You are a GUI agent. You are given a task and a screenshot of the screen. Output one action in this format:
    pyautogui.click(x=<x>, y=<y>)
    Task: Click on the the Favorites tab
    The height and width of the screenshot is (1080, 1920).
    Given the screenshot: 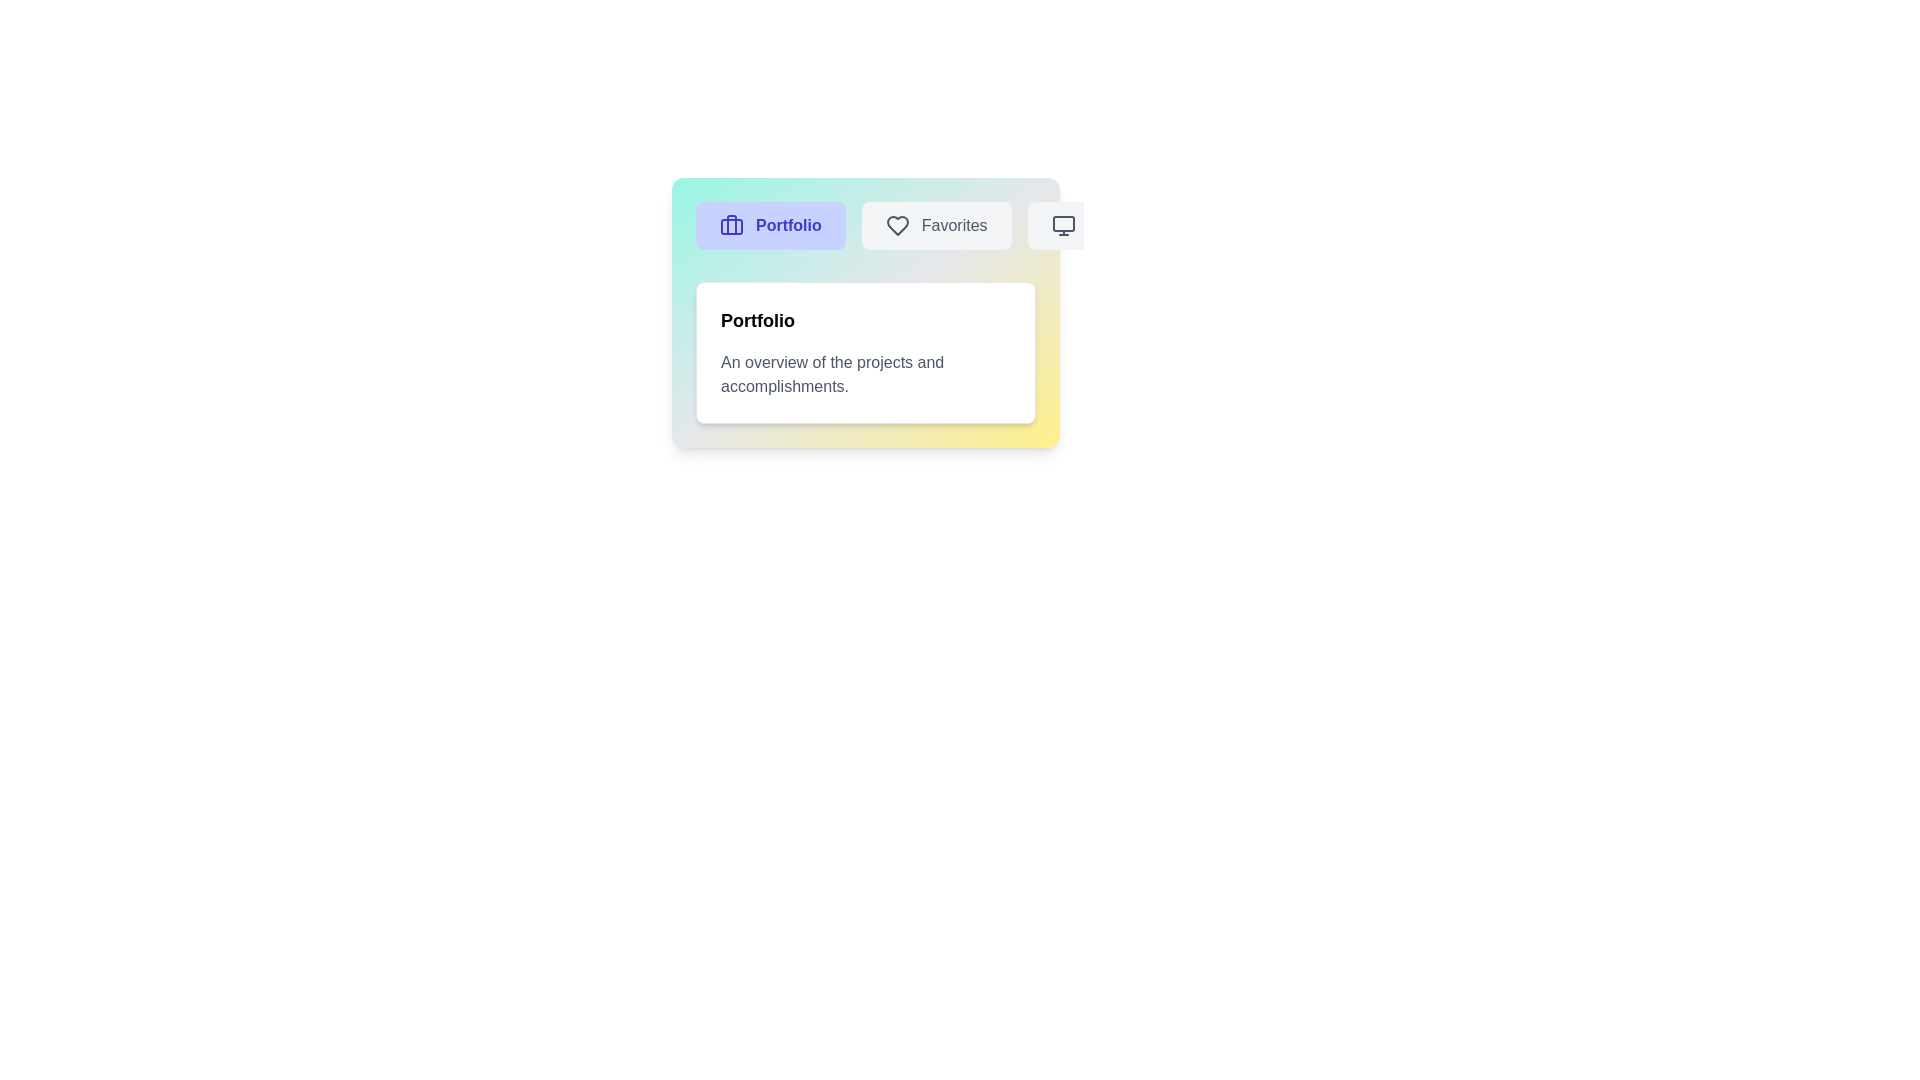 What is the action you would take?
    pyautogui.click(x=935, y=225)
    